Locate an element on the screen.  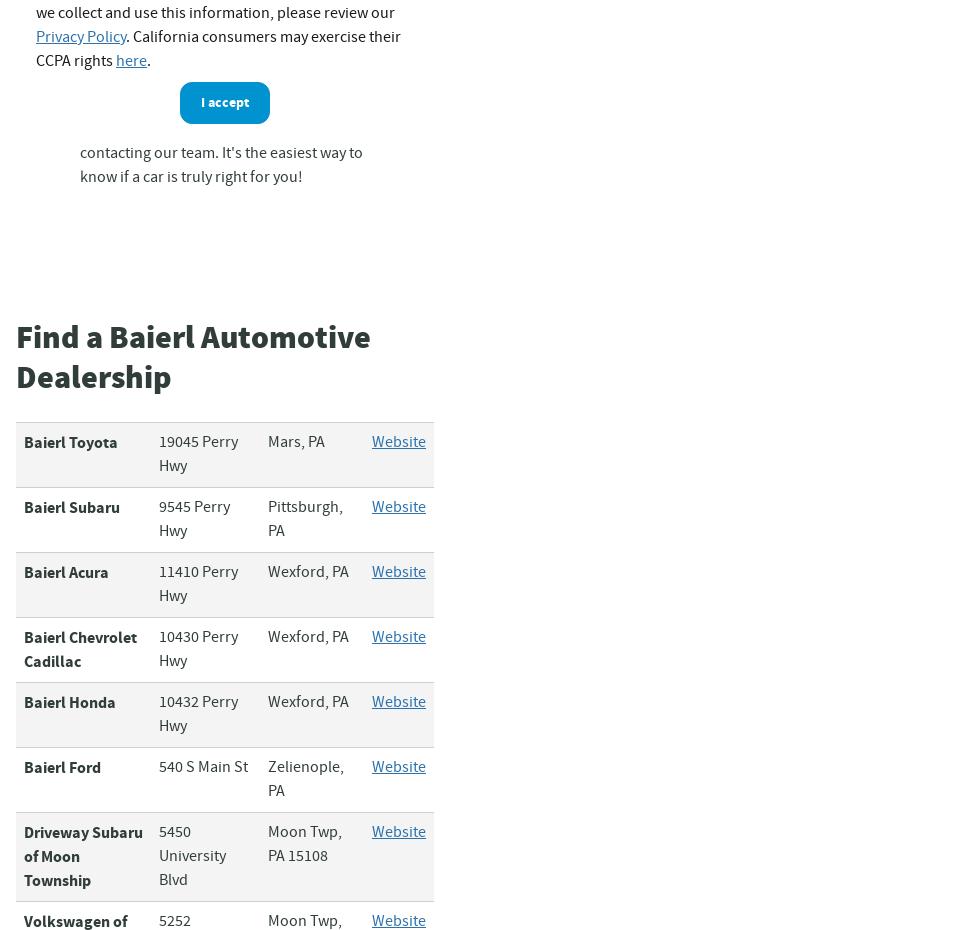
'Moon Twp, PA 15108' is located at coordinates (304, 843).